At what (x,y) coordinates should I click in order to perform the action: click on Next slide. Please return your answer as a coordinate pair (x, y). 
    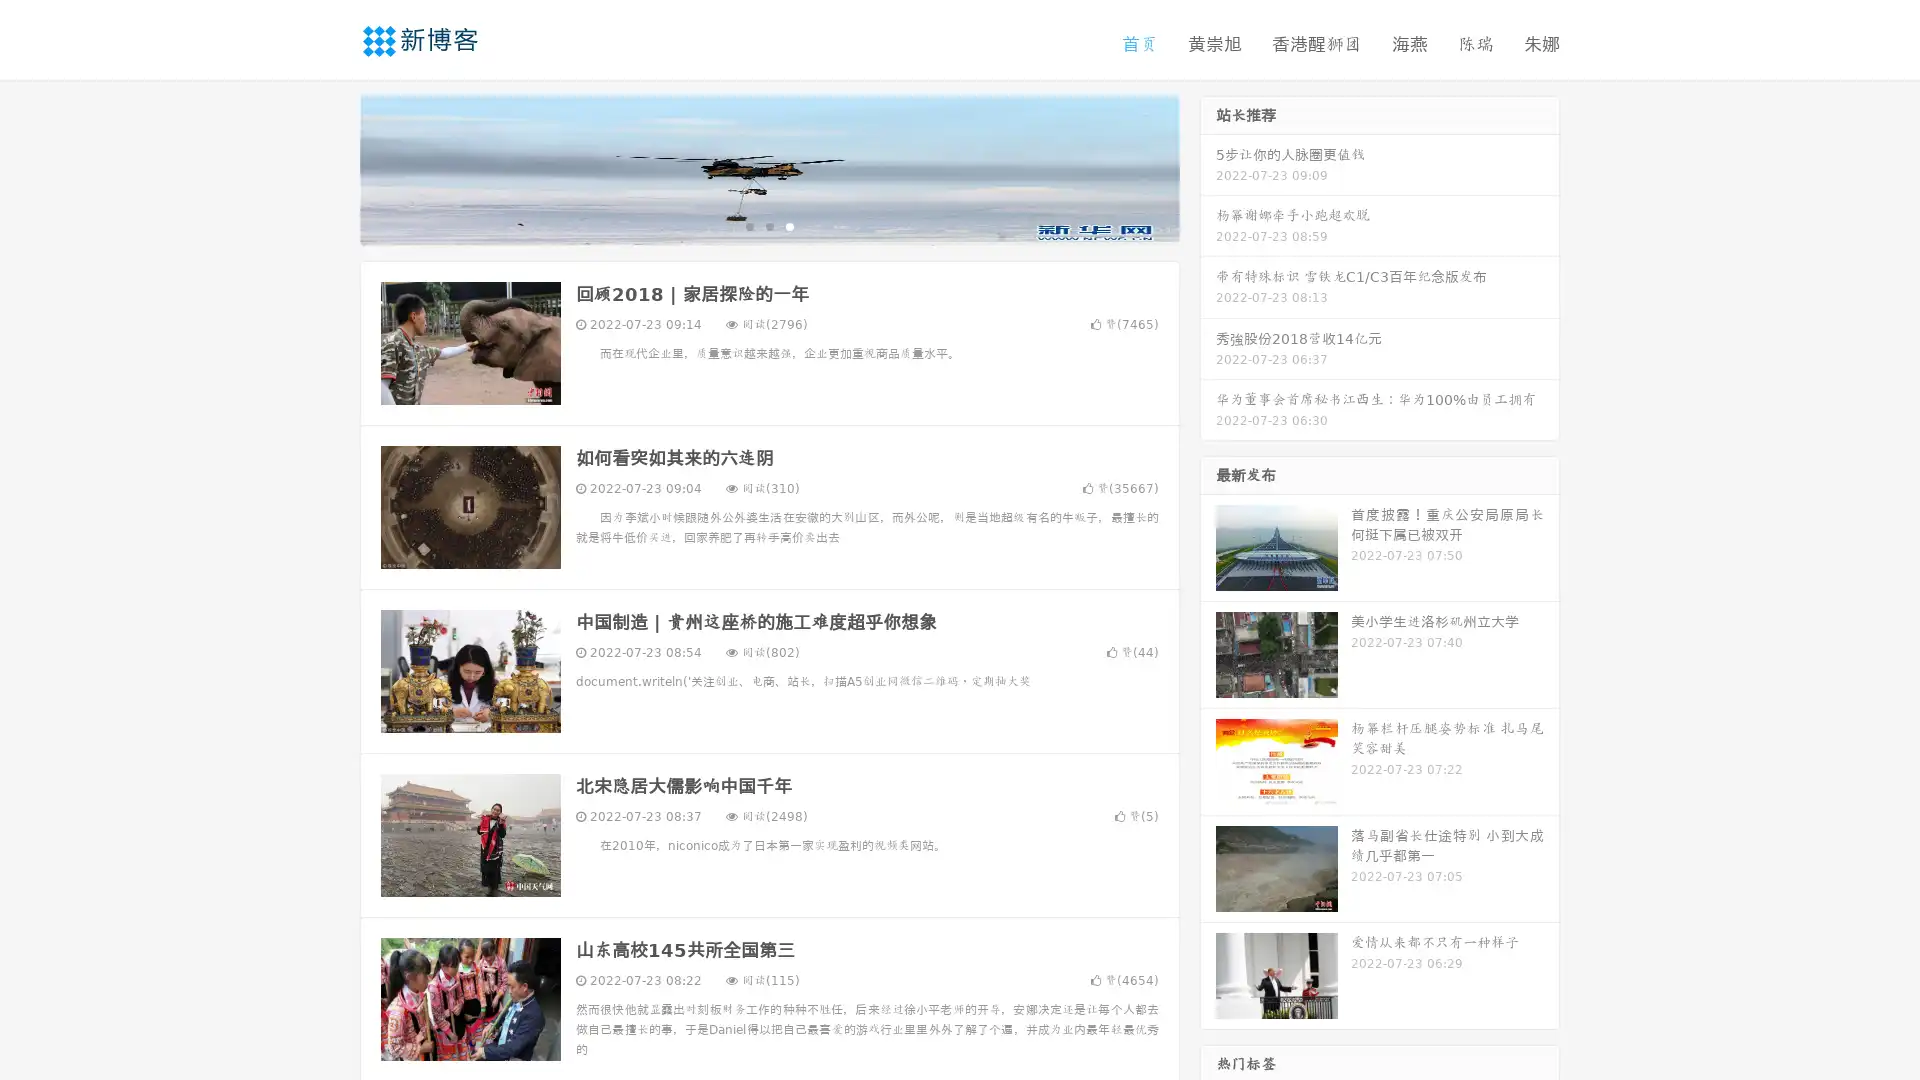
    Looking at the image, I should click on (1208, 168).